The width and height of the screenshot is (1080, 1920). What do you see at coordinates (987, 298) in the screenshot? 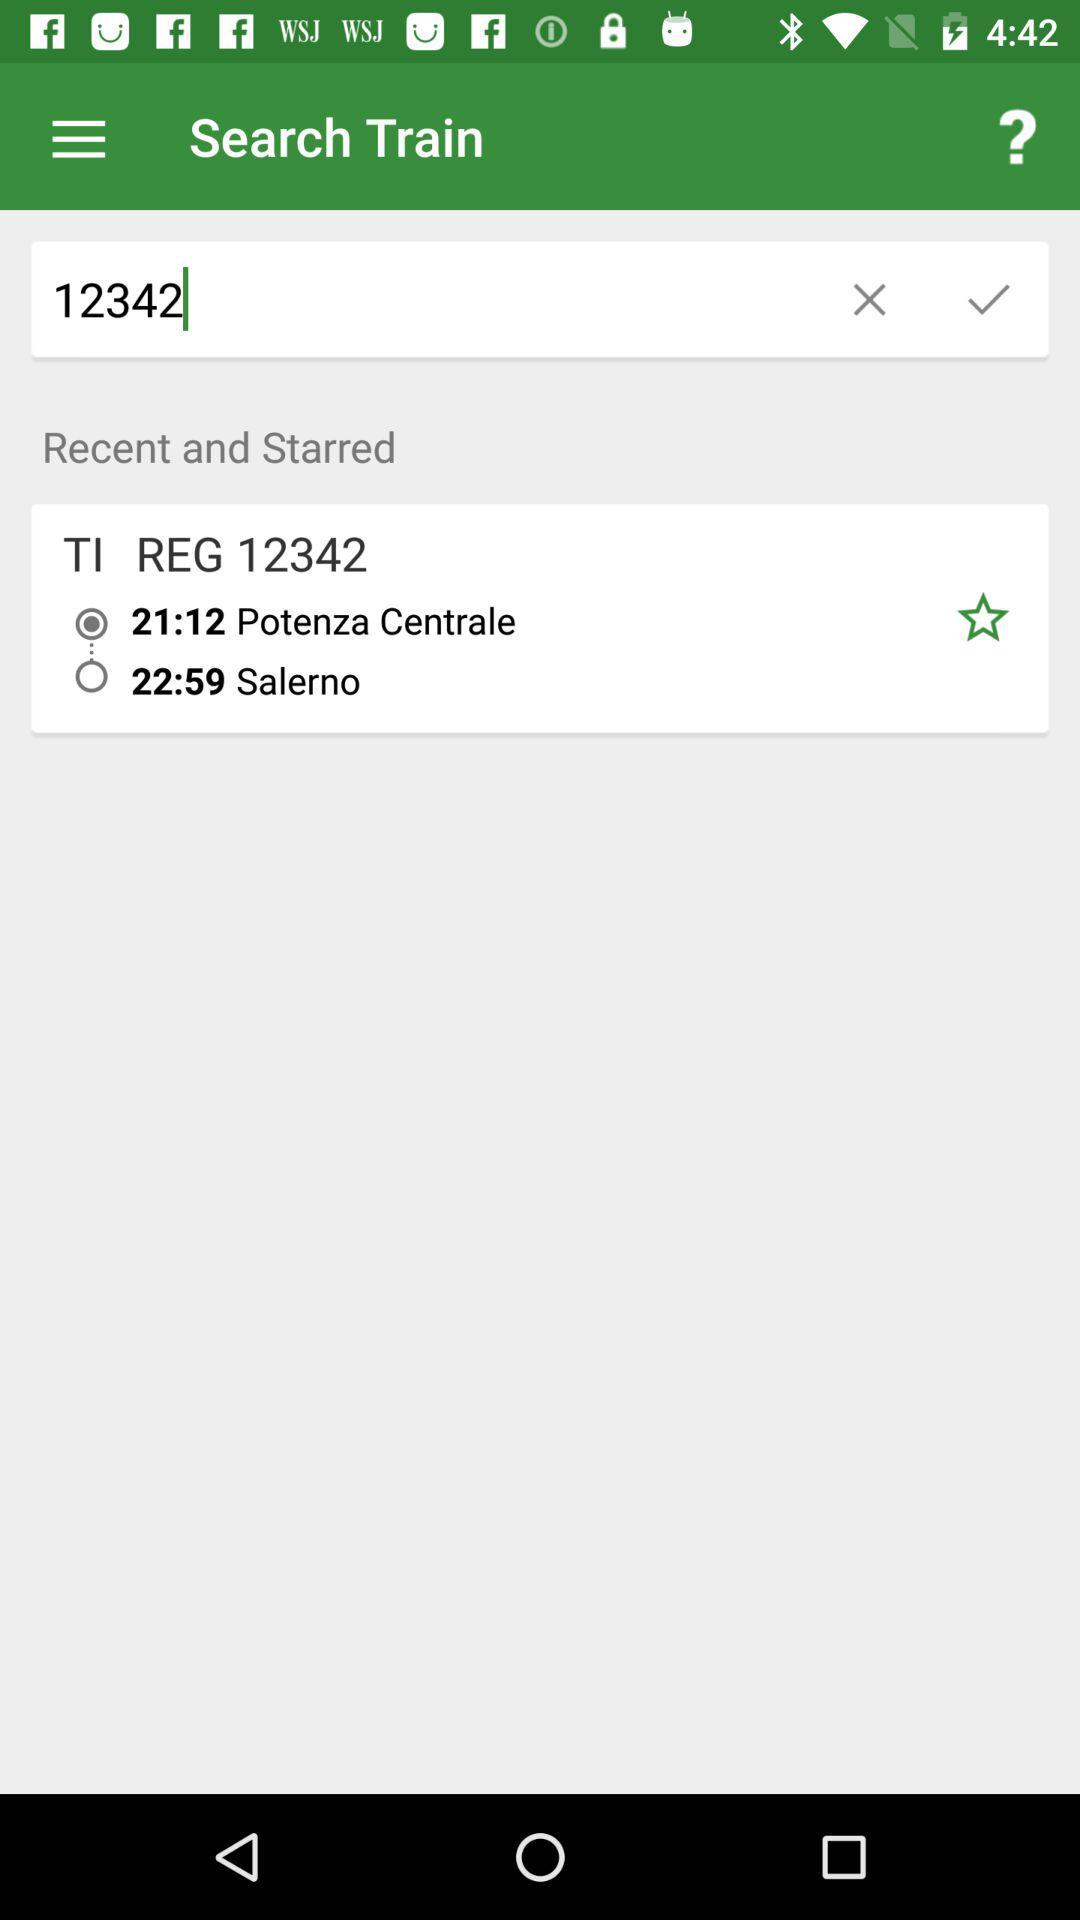
I see `the check icon` at bounding box center [987, 298].